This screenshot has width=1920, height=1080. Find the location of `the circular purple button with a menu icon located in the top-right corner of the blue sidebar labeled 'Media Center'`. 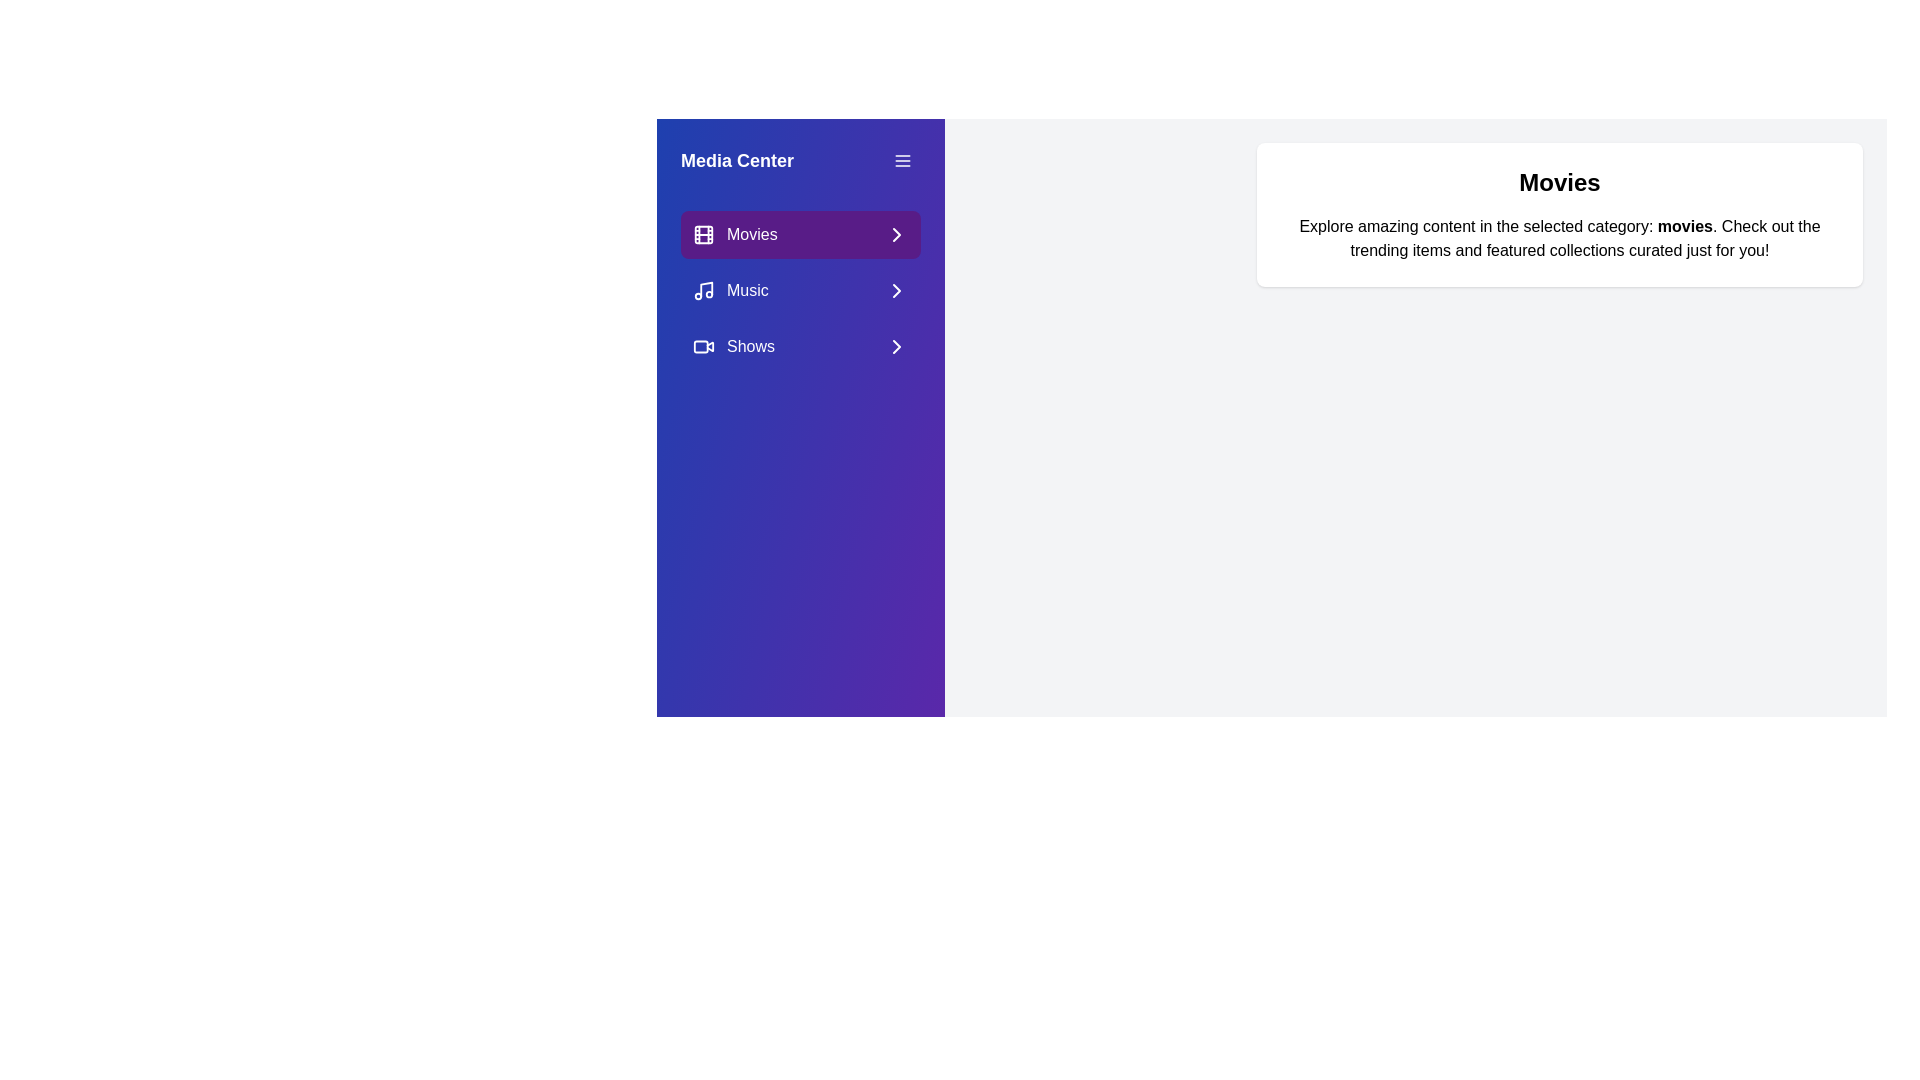

the circular purple button with a menu icon located in the top-right corner of the blue sidebar labeled 'Media Center' is located at coordinates (901, 160).